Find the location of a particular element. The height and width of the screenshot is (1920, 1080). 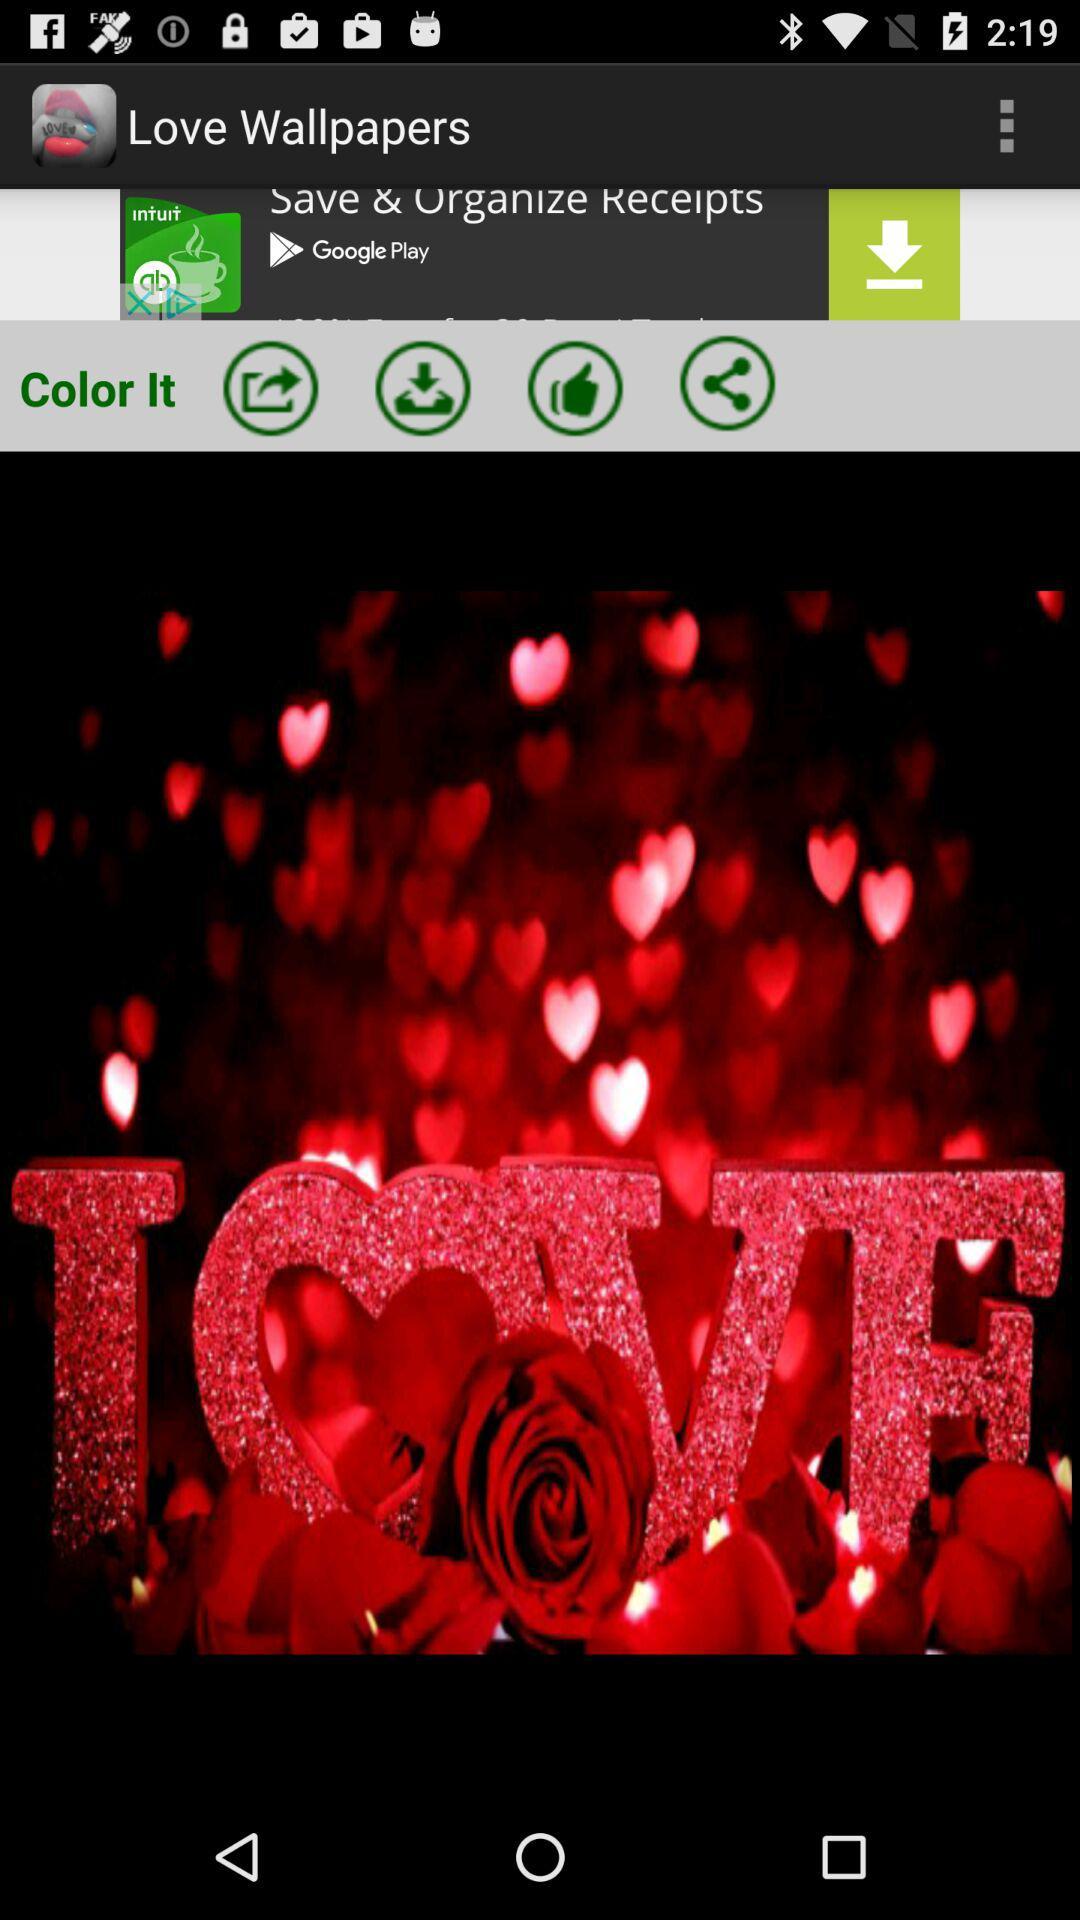

download photo is located at coordinates (422, 388).